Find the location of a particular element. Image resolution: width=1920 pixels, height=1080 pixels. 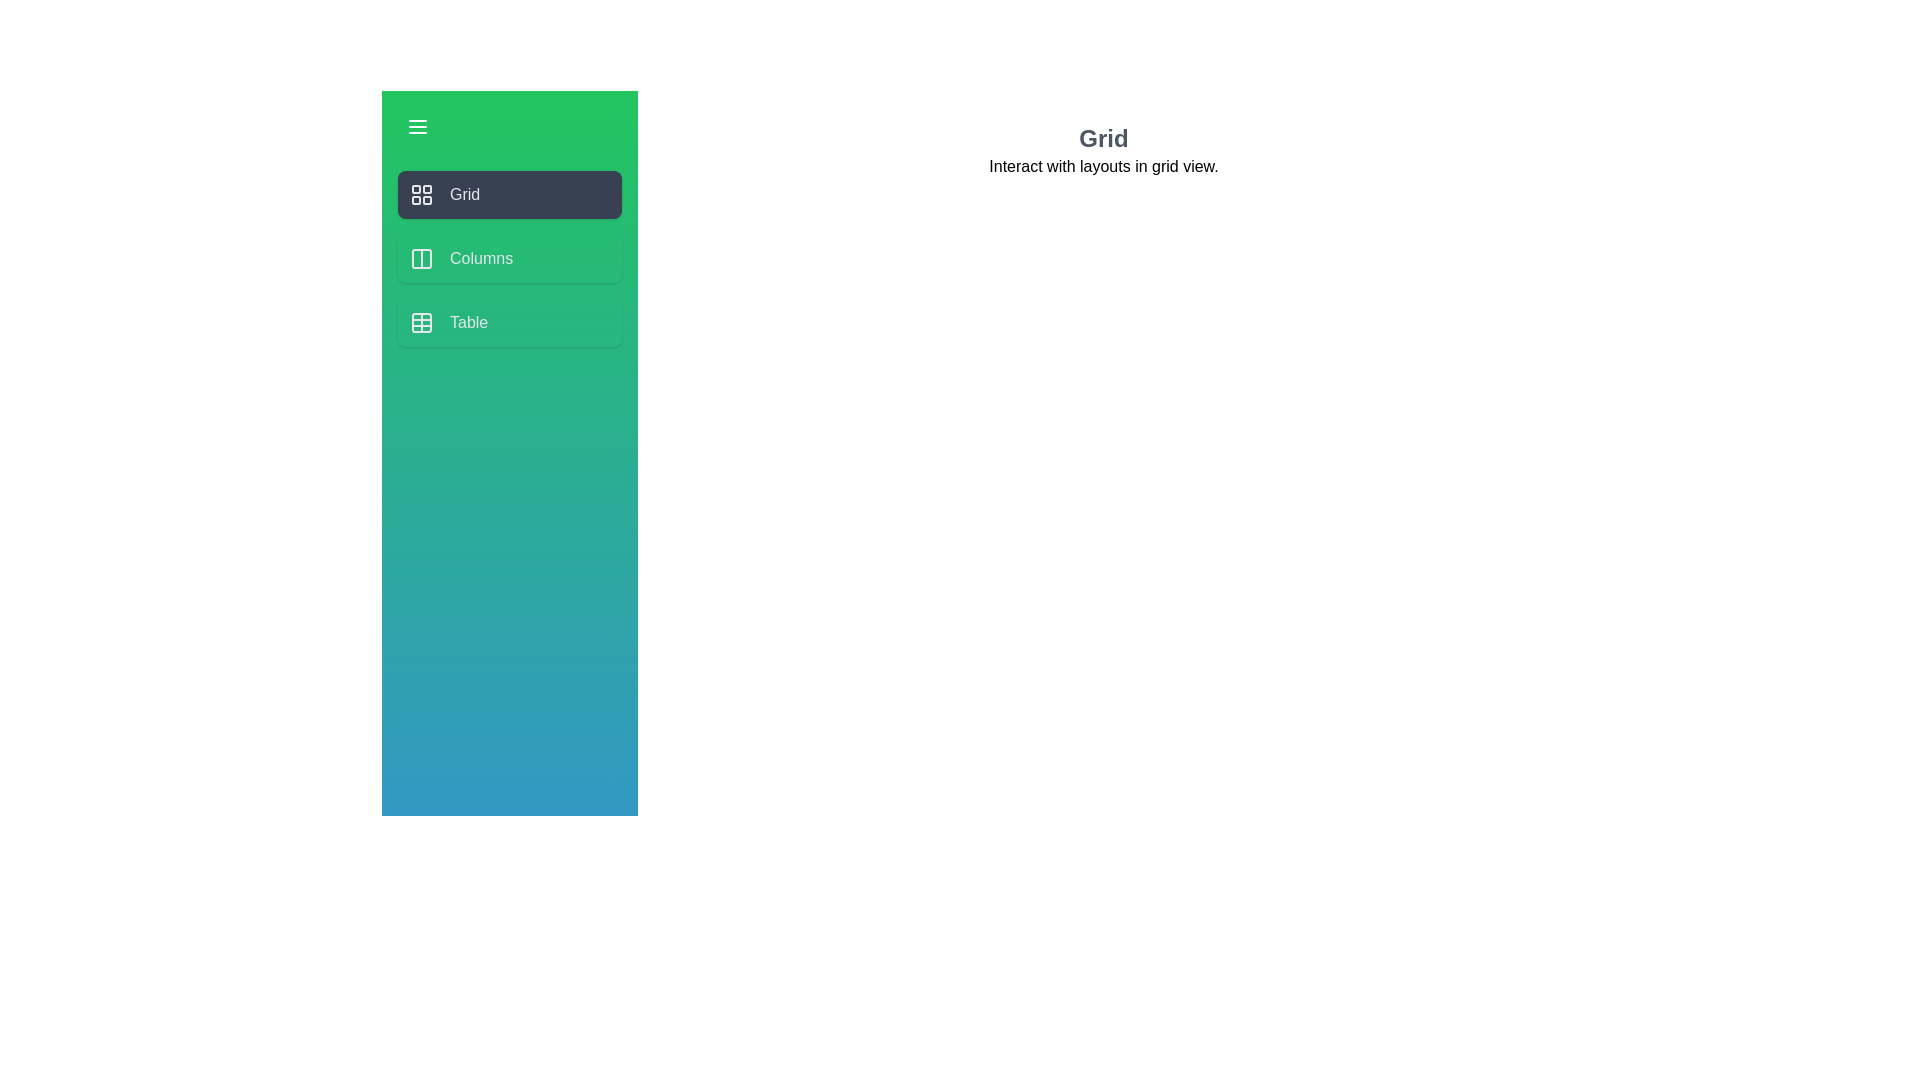

the view option Grid by clicking on the corresponding menu item is located at coordinates (509, 195).